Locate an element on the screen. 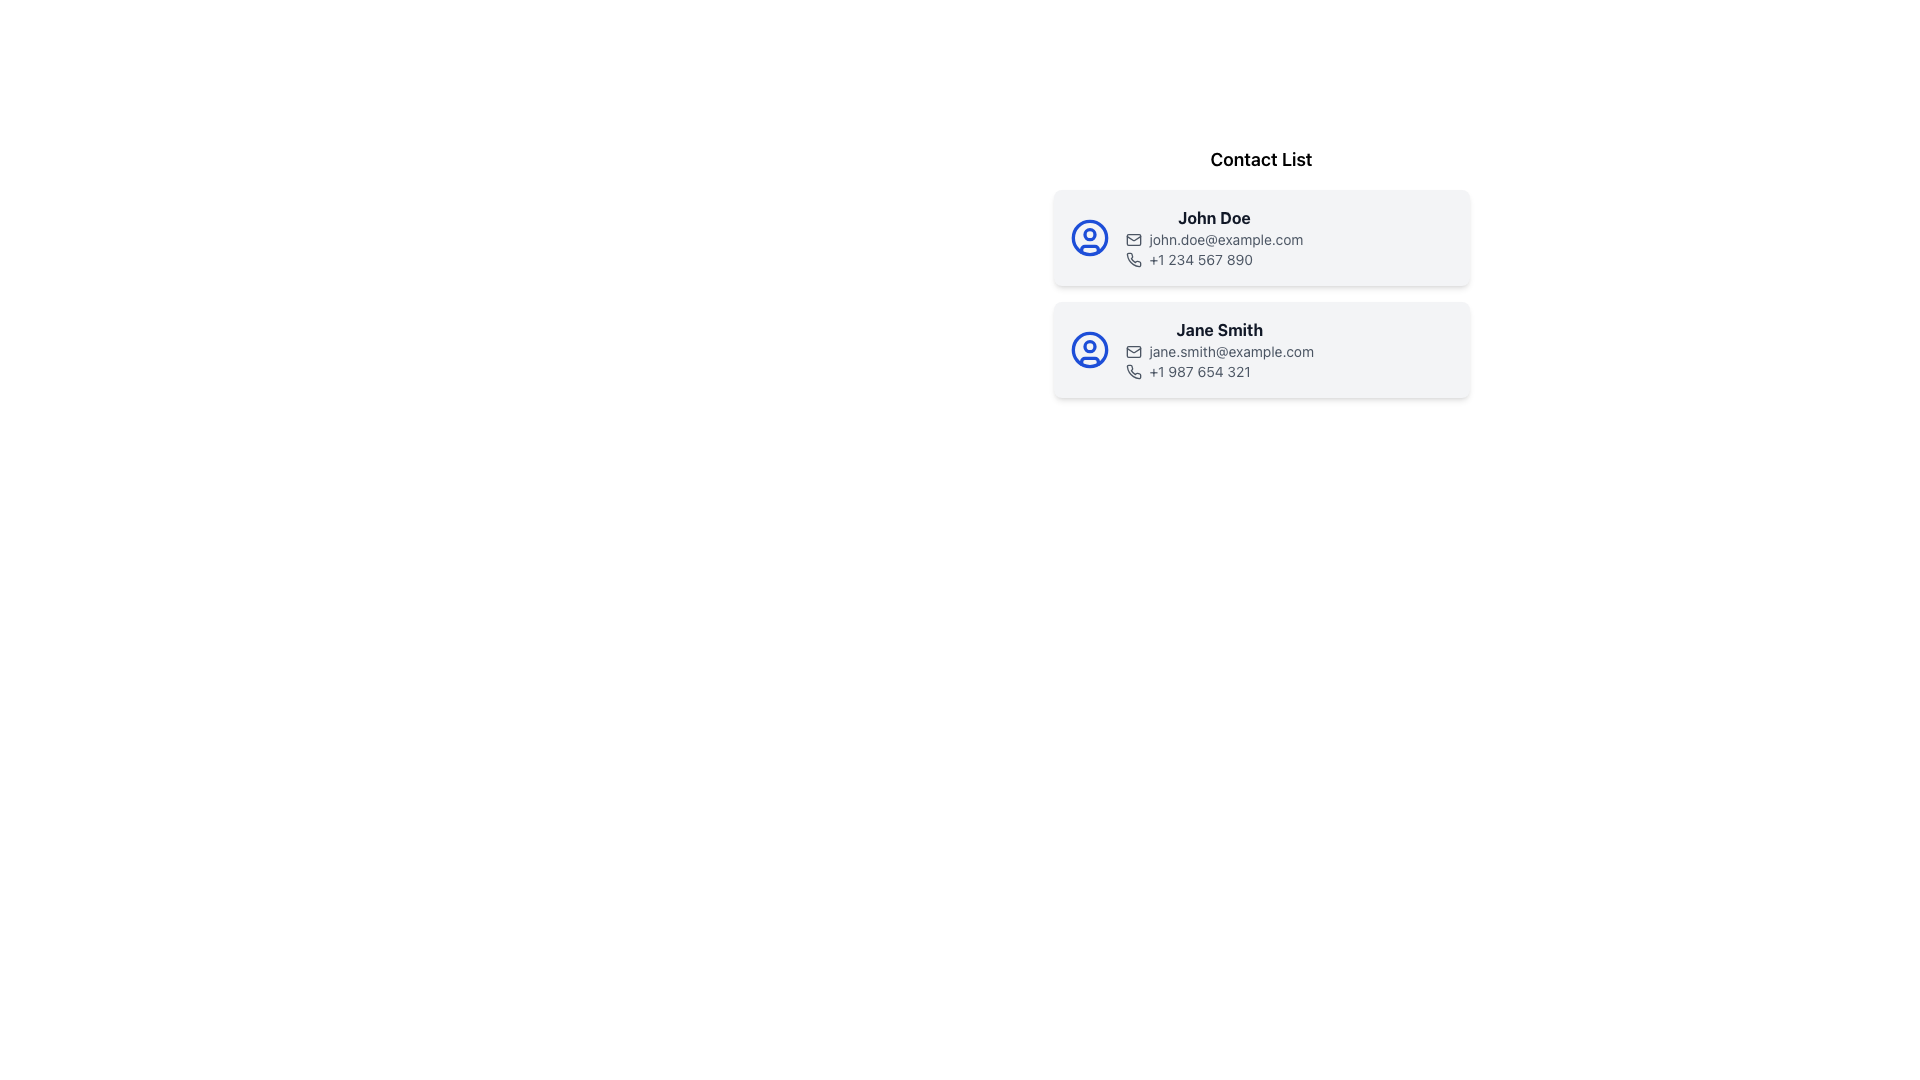 This screenshot has height=1080, width=1920. the phone icon located within the first contact entry, adjacent to the phone number '+1 234 567 890', which visually represents the phone number information is located at coordinates (1133, 258).